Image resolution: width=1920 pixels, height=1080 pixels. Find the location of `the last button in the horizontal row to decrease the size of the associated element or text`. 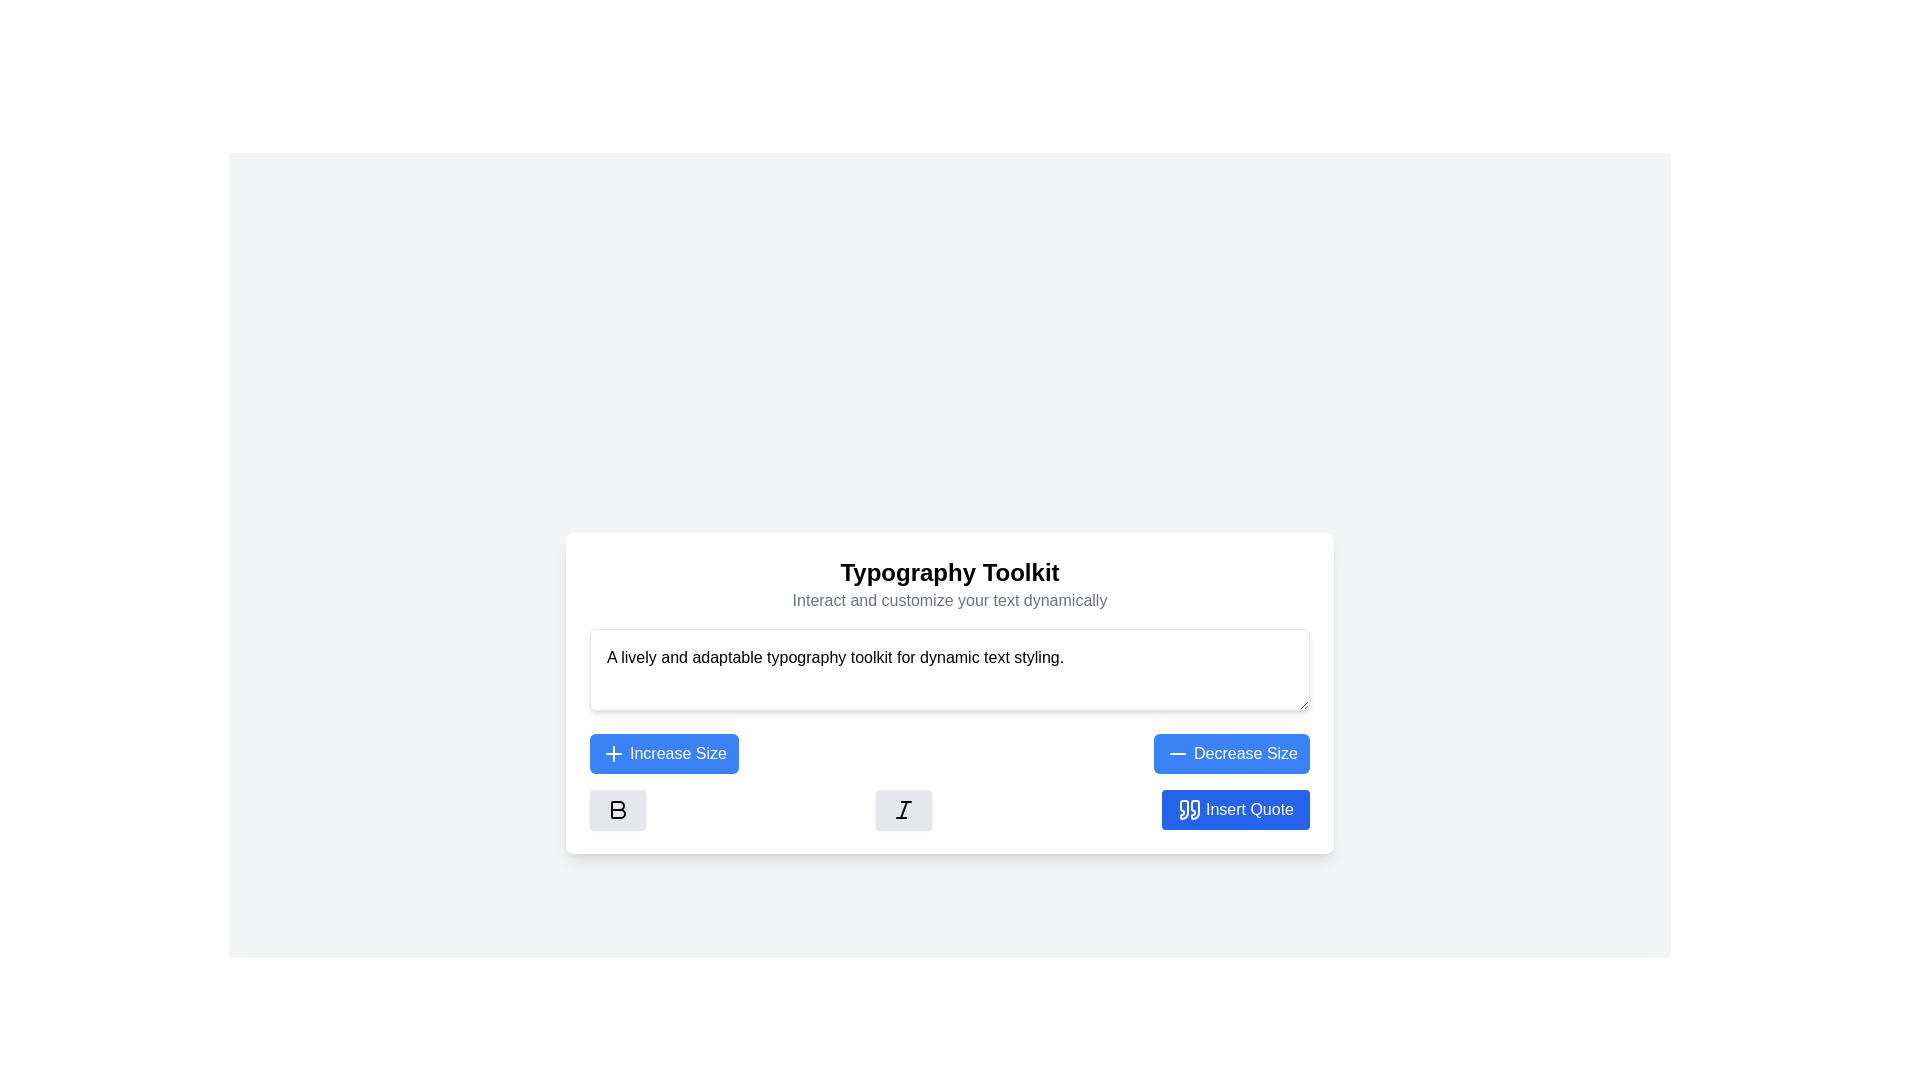

the last button in the horizontal row to decrease the size of the associated element or text is located at coordinates (1231, 753).